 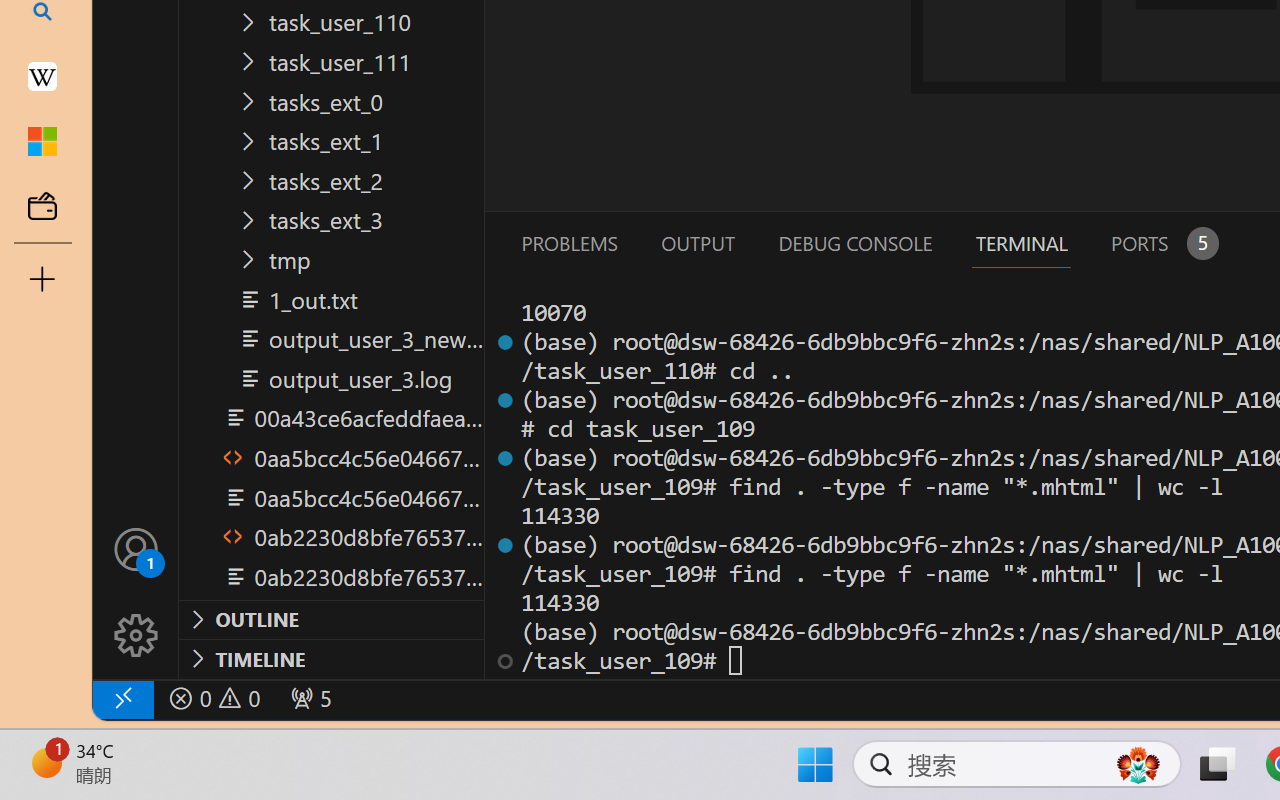 I want to click on 'Ports - 5 forwarded ports', so click(x=1162, y=242).